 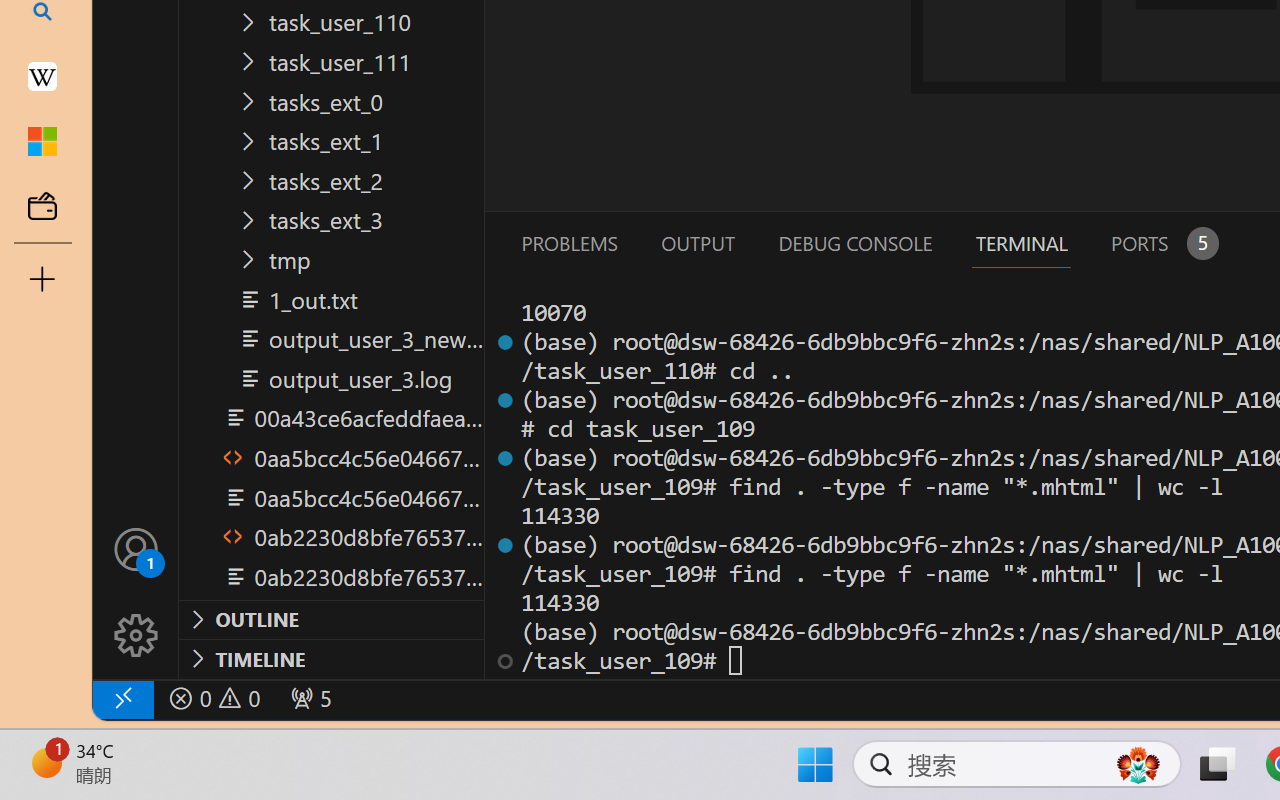 I want to click on 'Ports - 5 forwarded ports', so click(x=1162, y=242).